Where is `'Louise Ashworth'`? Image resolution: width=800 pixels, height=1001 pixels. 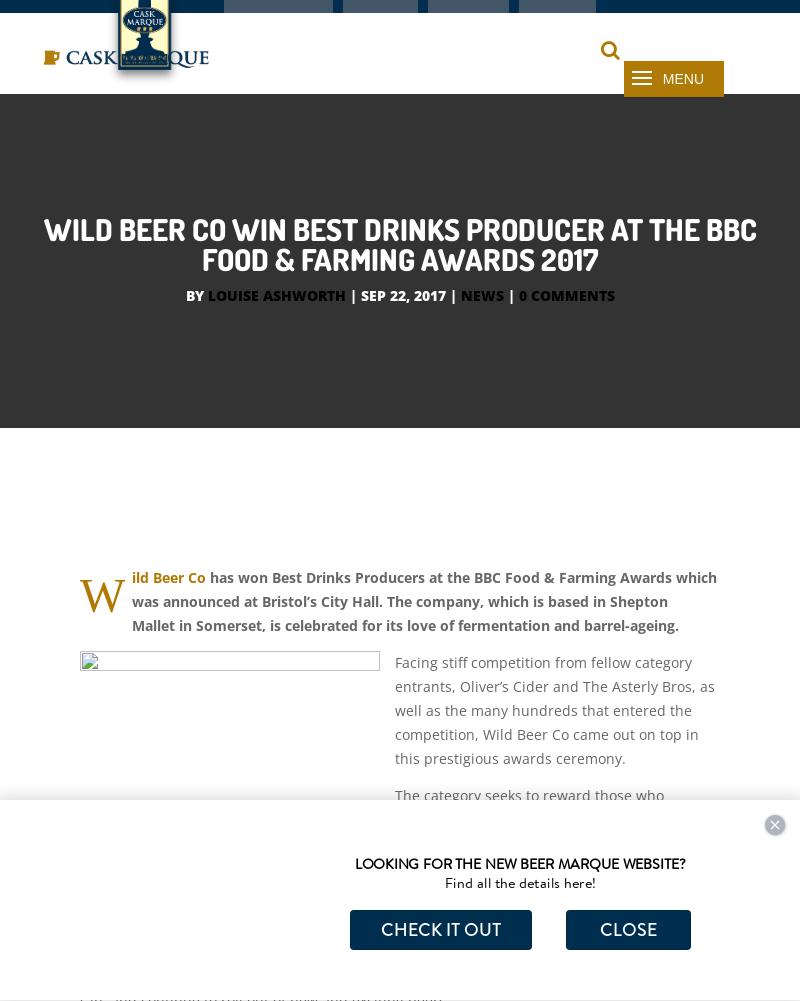 'Louise Ashworth' is located at coordinates (276, 339).